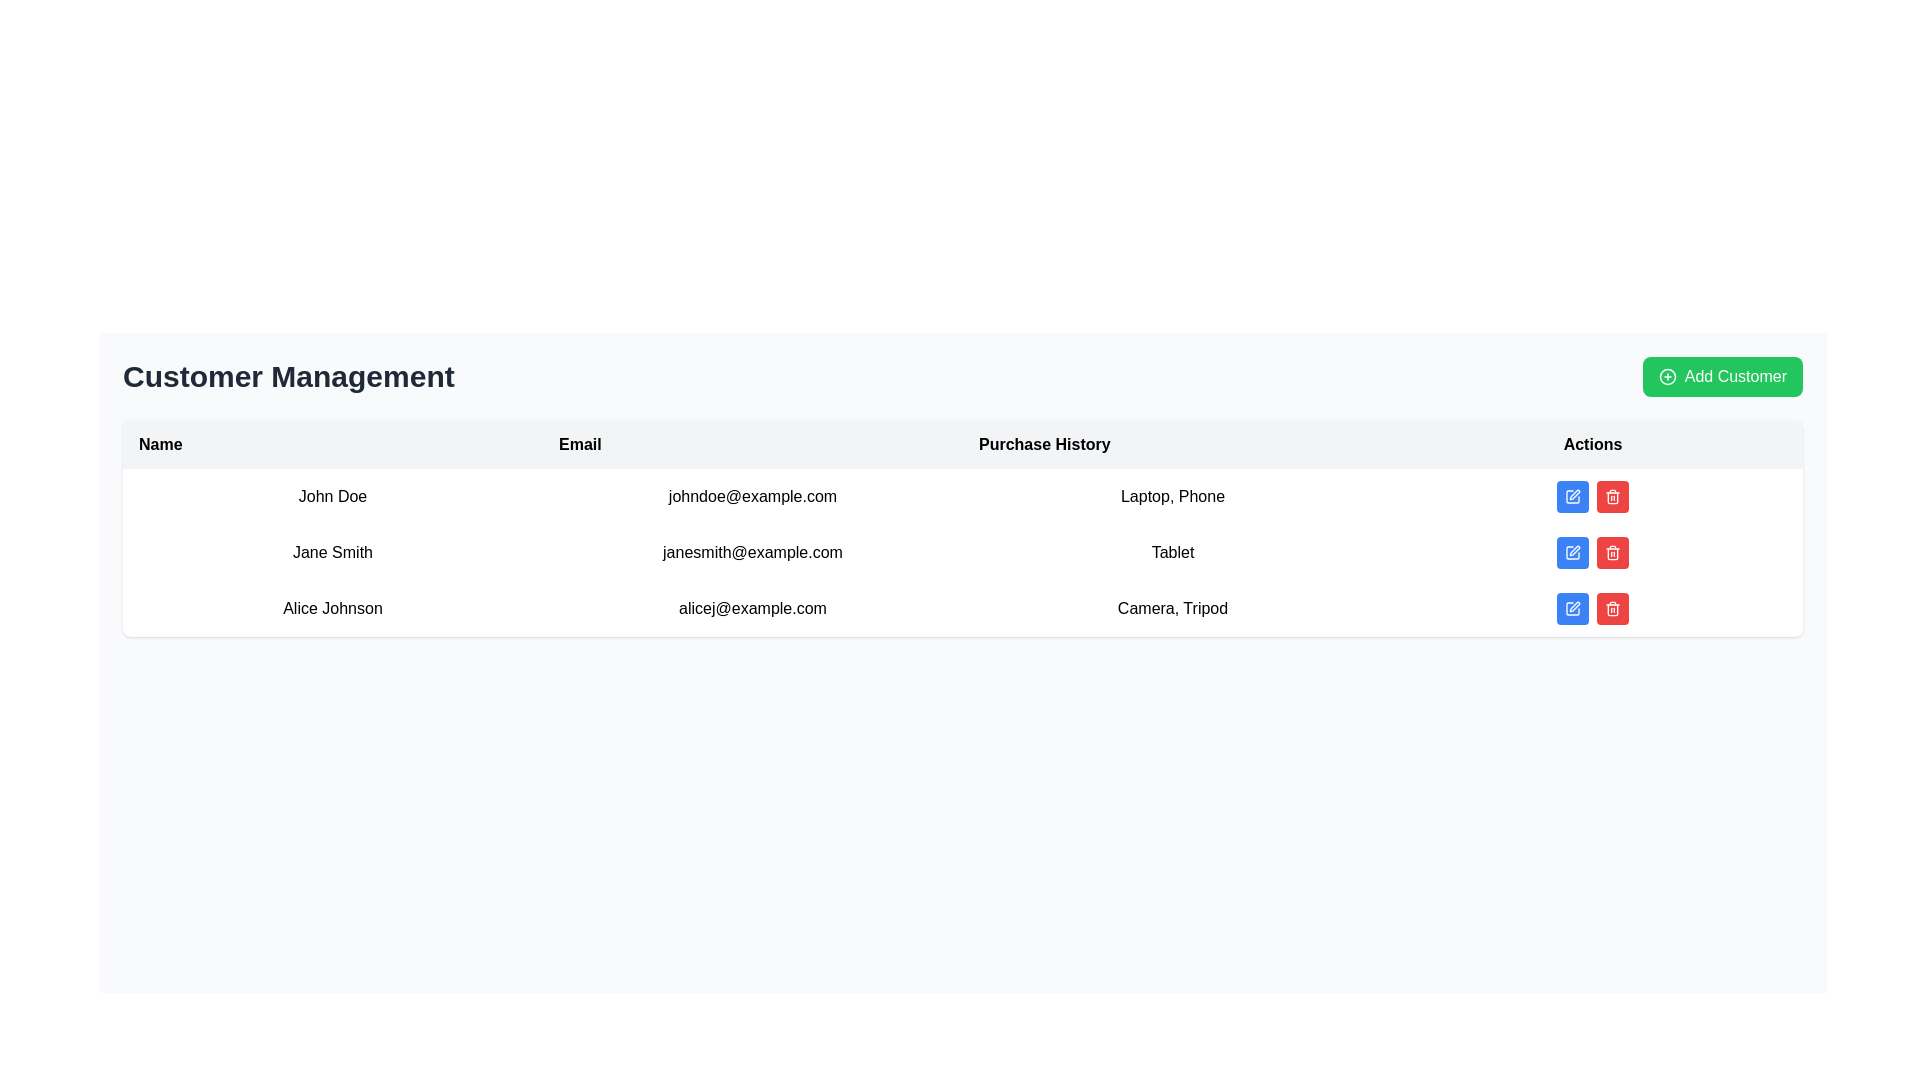 Image resolution: width=1920 pixels, height=1080 pixels. Describe the element at coordinates (1612, 552) in the screenshot. I see `the delete icon button located in the 'Actions' column of the last row of the table to possibly reveal additional information` at that location.